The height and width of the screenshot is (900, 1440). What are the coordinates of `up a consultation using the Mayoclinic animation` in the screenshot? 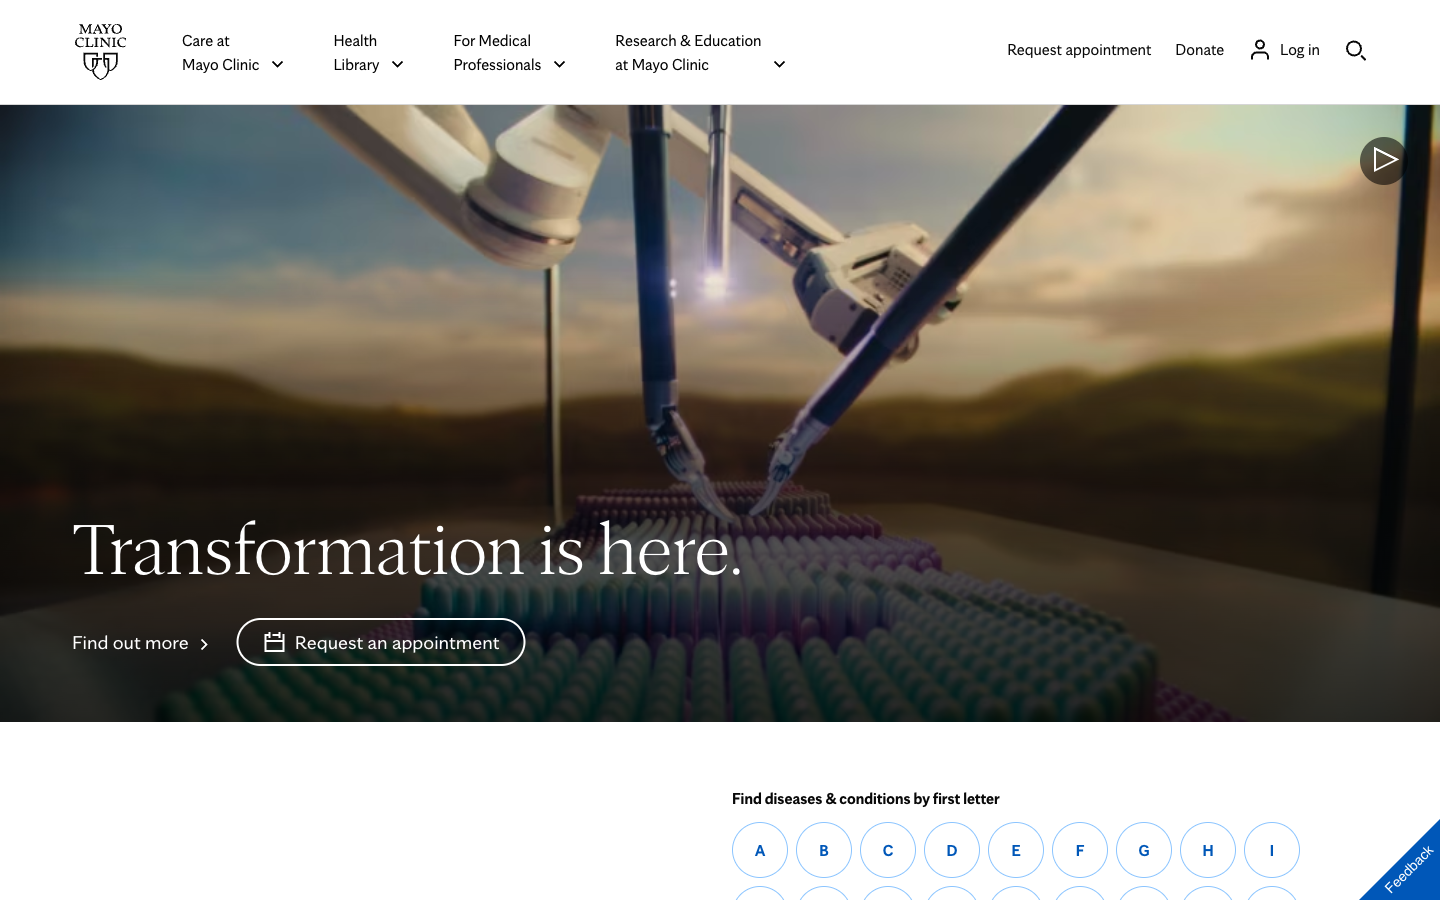 It's located at (380, 641).